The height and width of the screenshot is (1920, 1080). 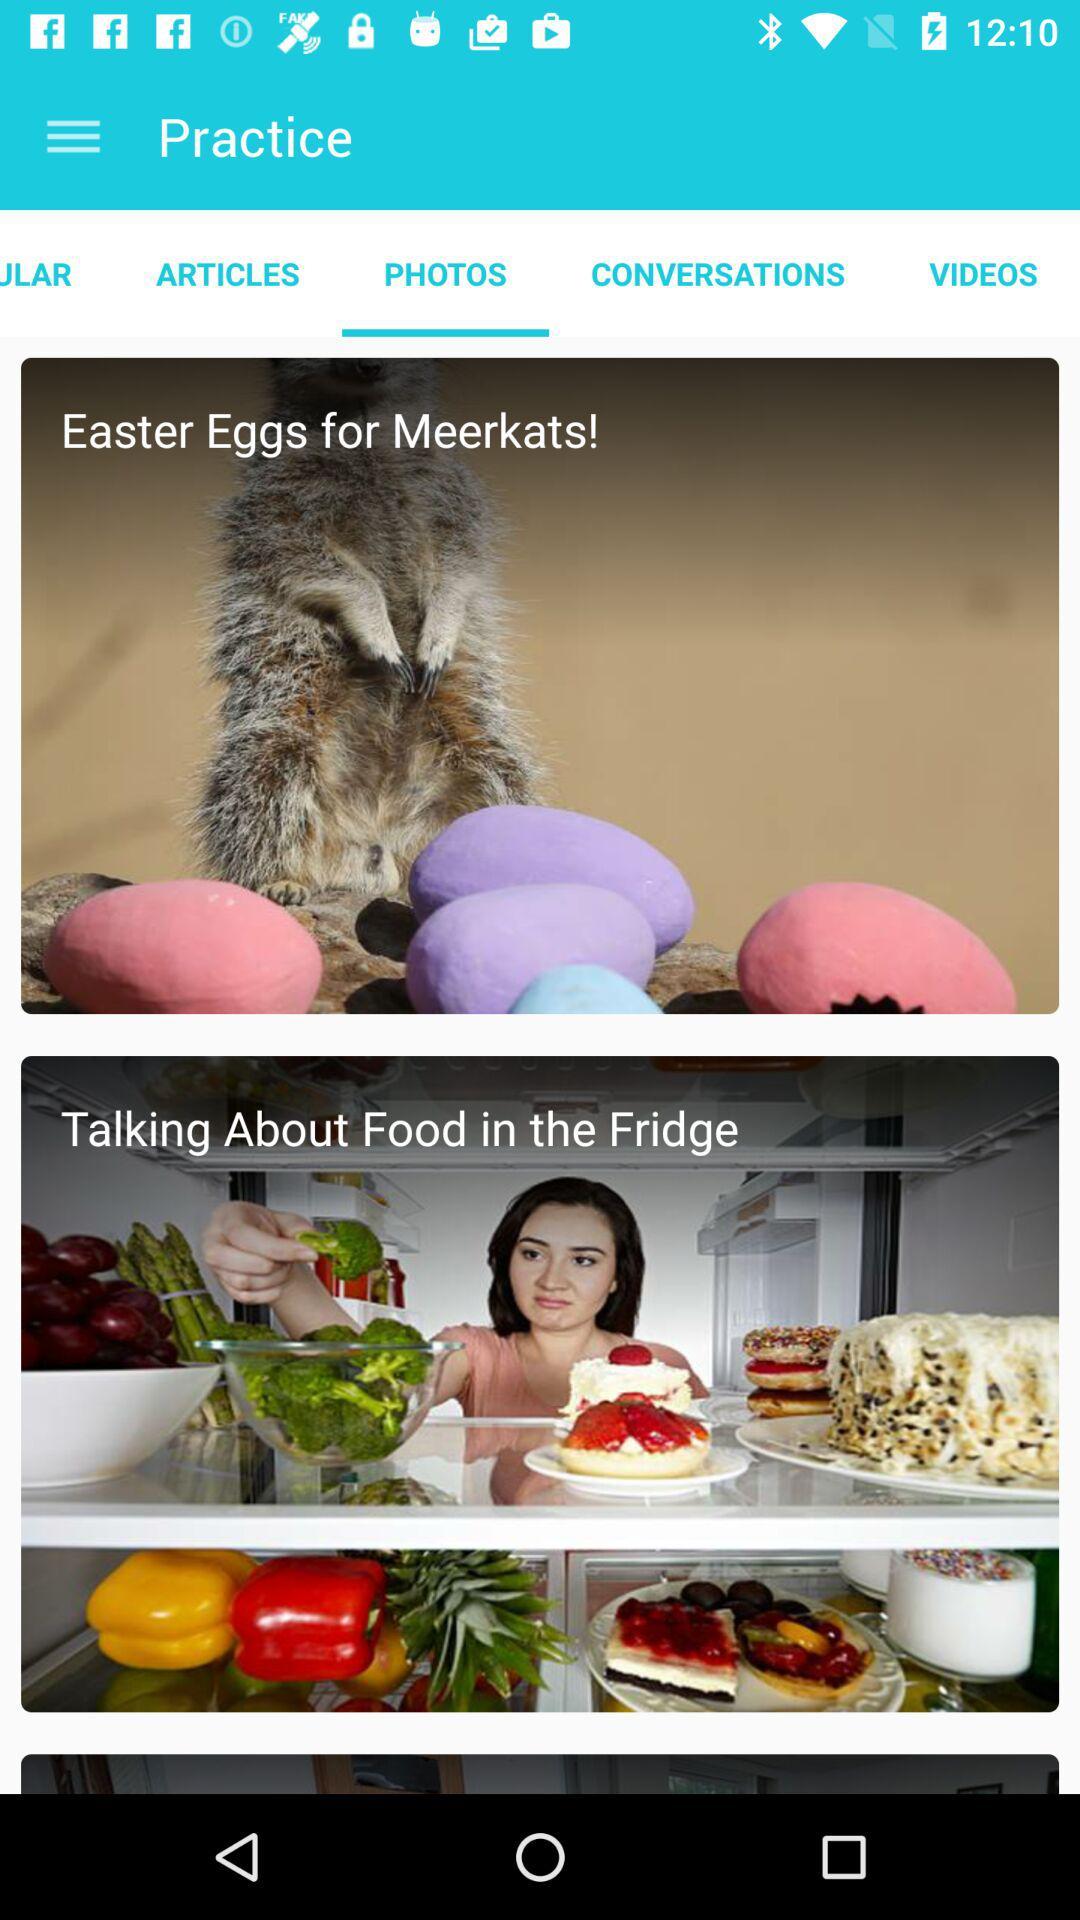 What do you see at coordinates (982, 272) in the screenshot?
I see `the videos at the top right corner` at bounding box center [982, 272].